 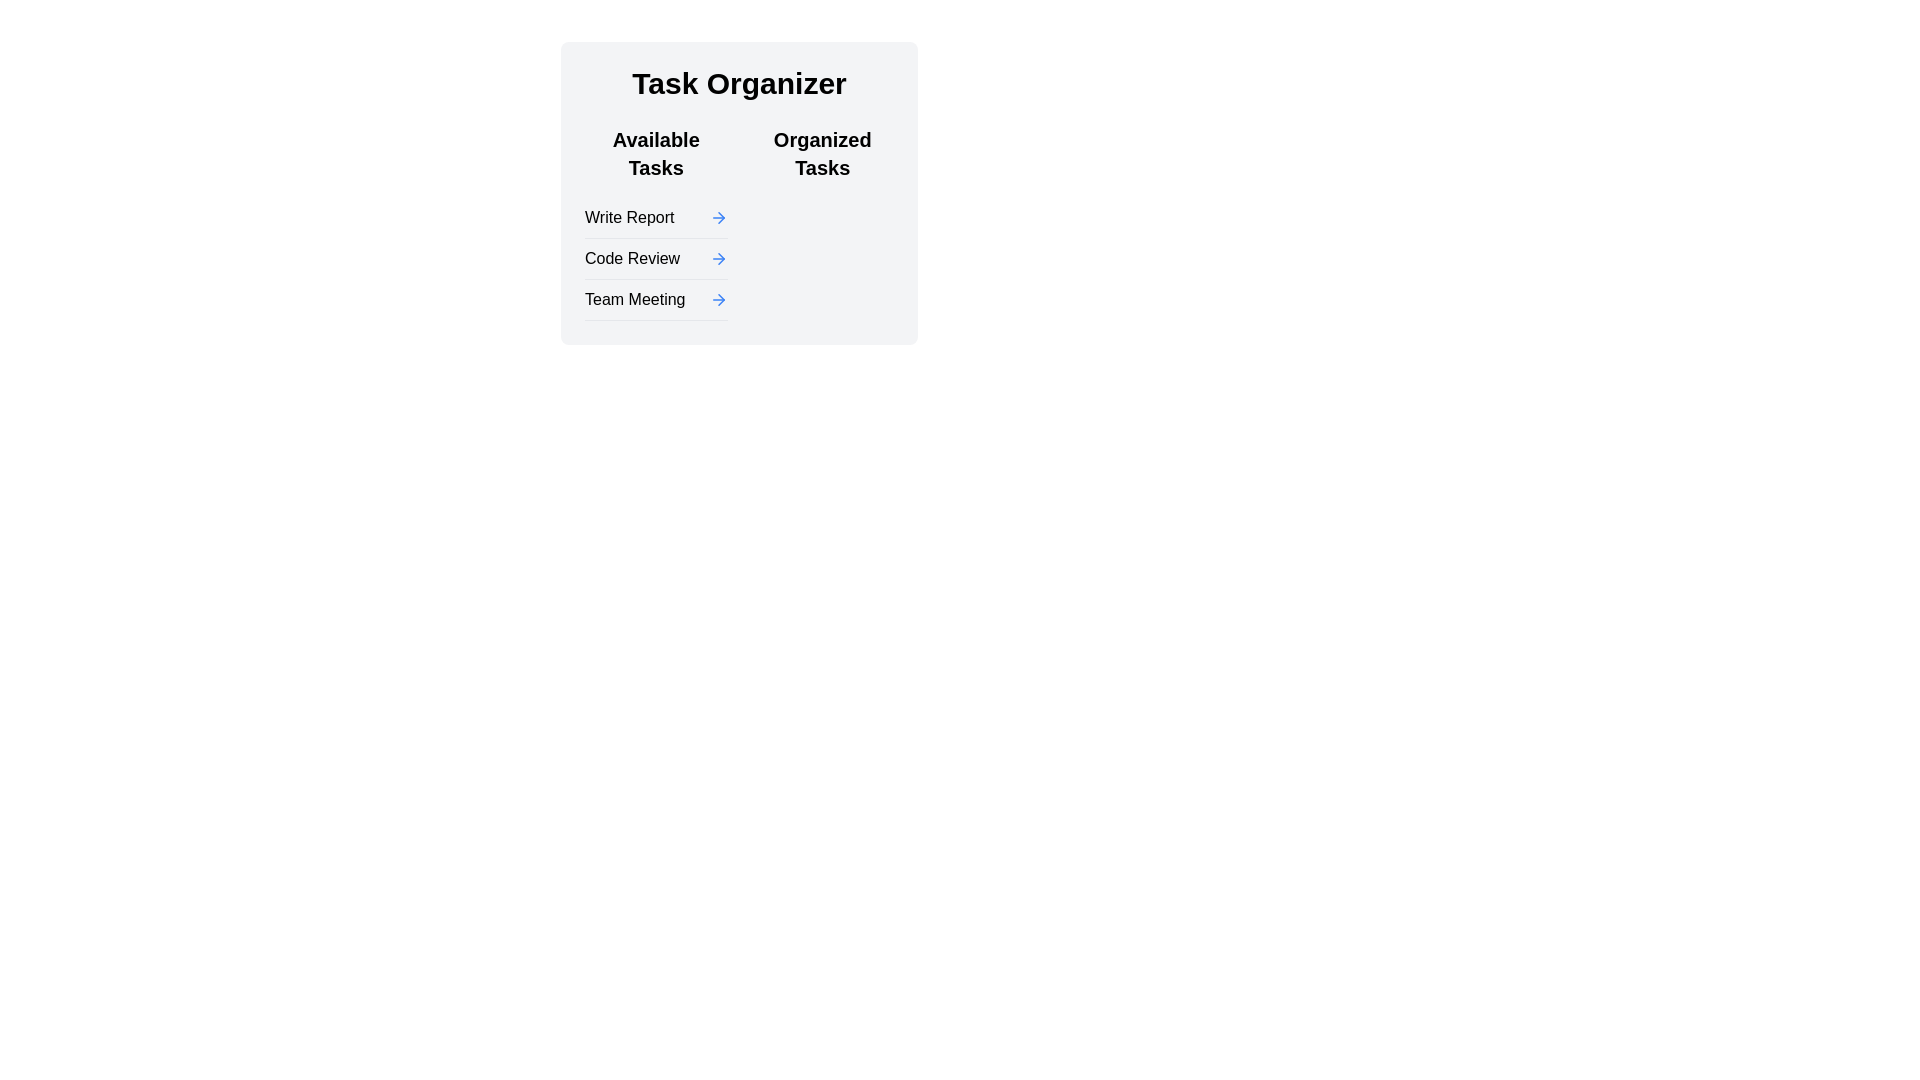 I want to click on the 'Write Report' text label located in the 'Available Tasks' section of the Task Organizer interface, so click(x=628, y=218).